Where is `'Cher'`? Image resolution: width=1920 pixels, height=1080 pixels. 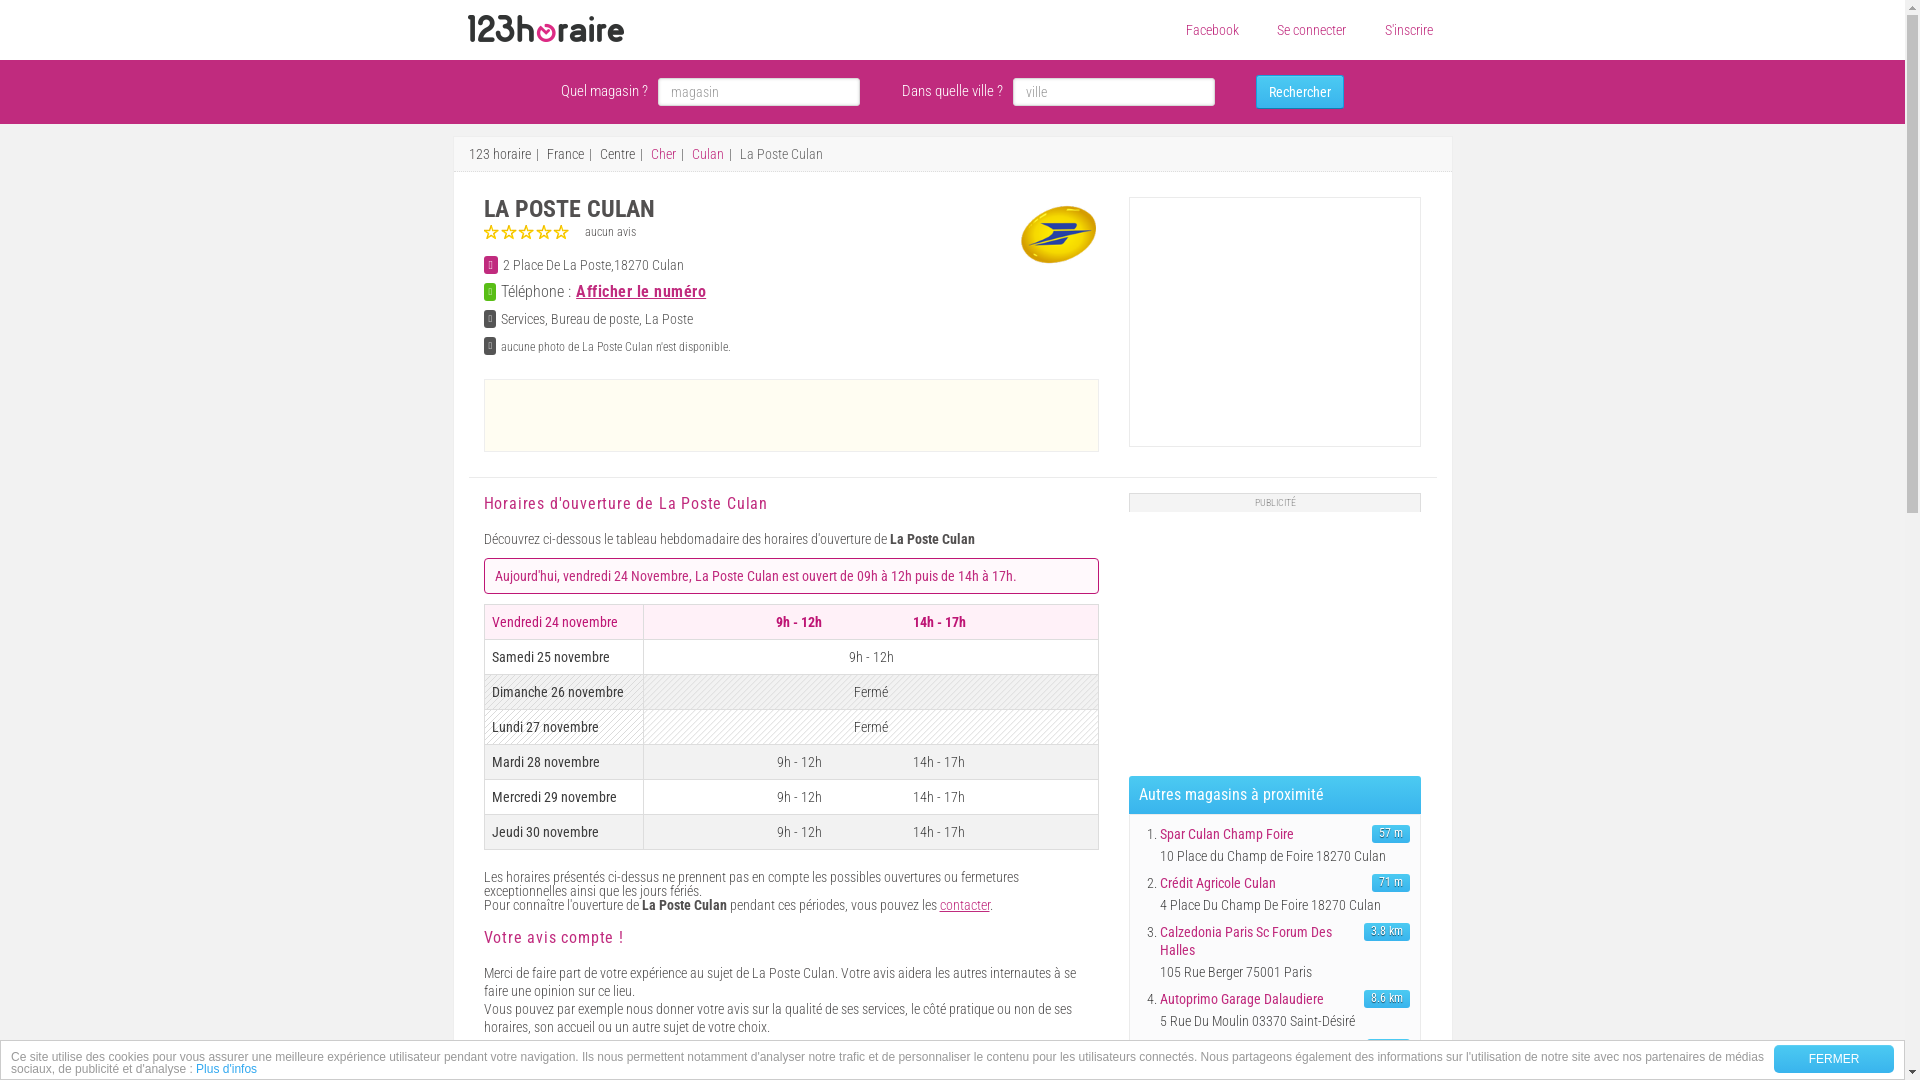
'Cher' is located at coordinates (662, 153).